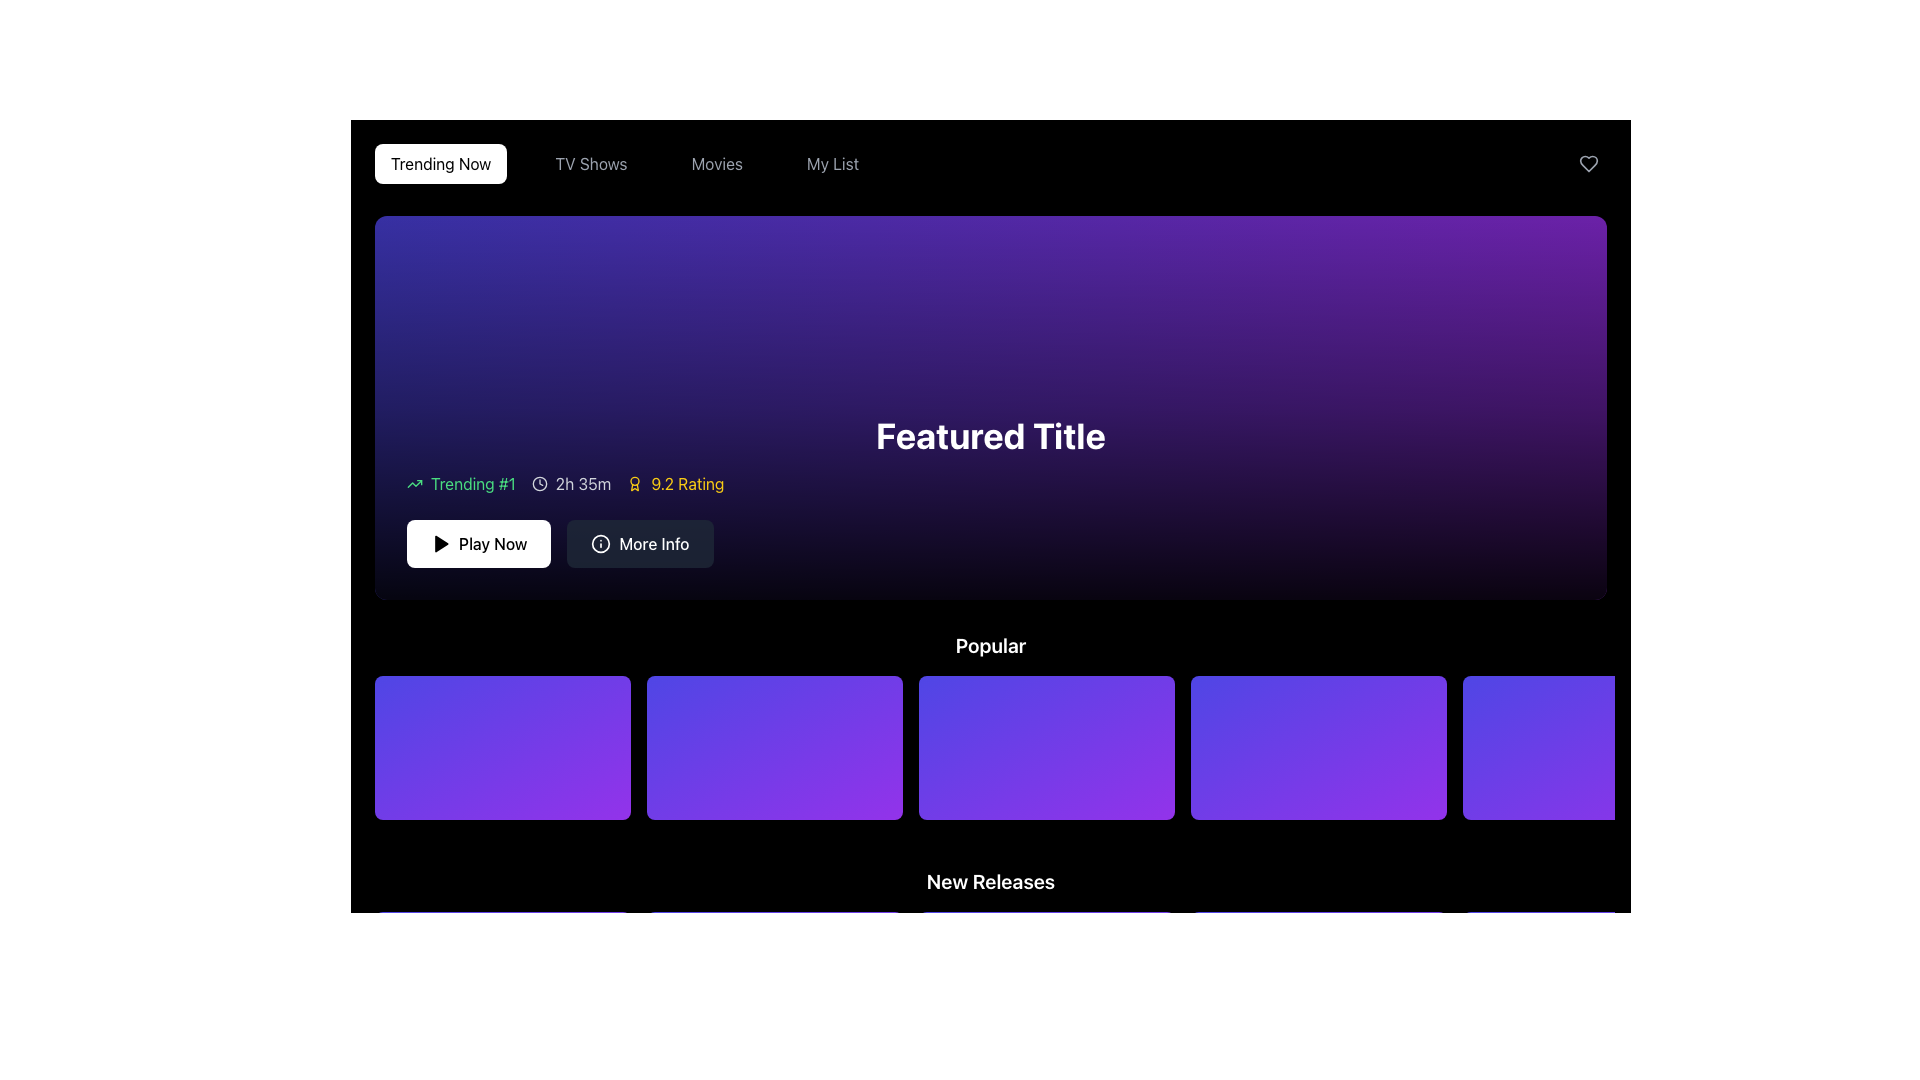 This screenshot has width=1920, height=1080. I want to click on the 'My List' text button in the navigation menu, so click(832, 163).